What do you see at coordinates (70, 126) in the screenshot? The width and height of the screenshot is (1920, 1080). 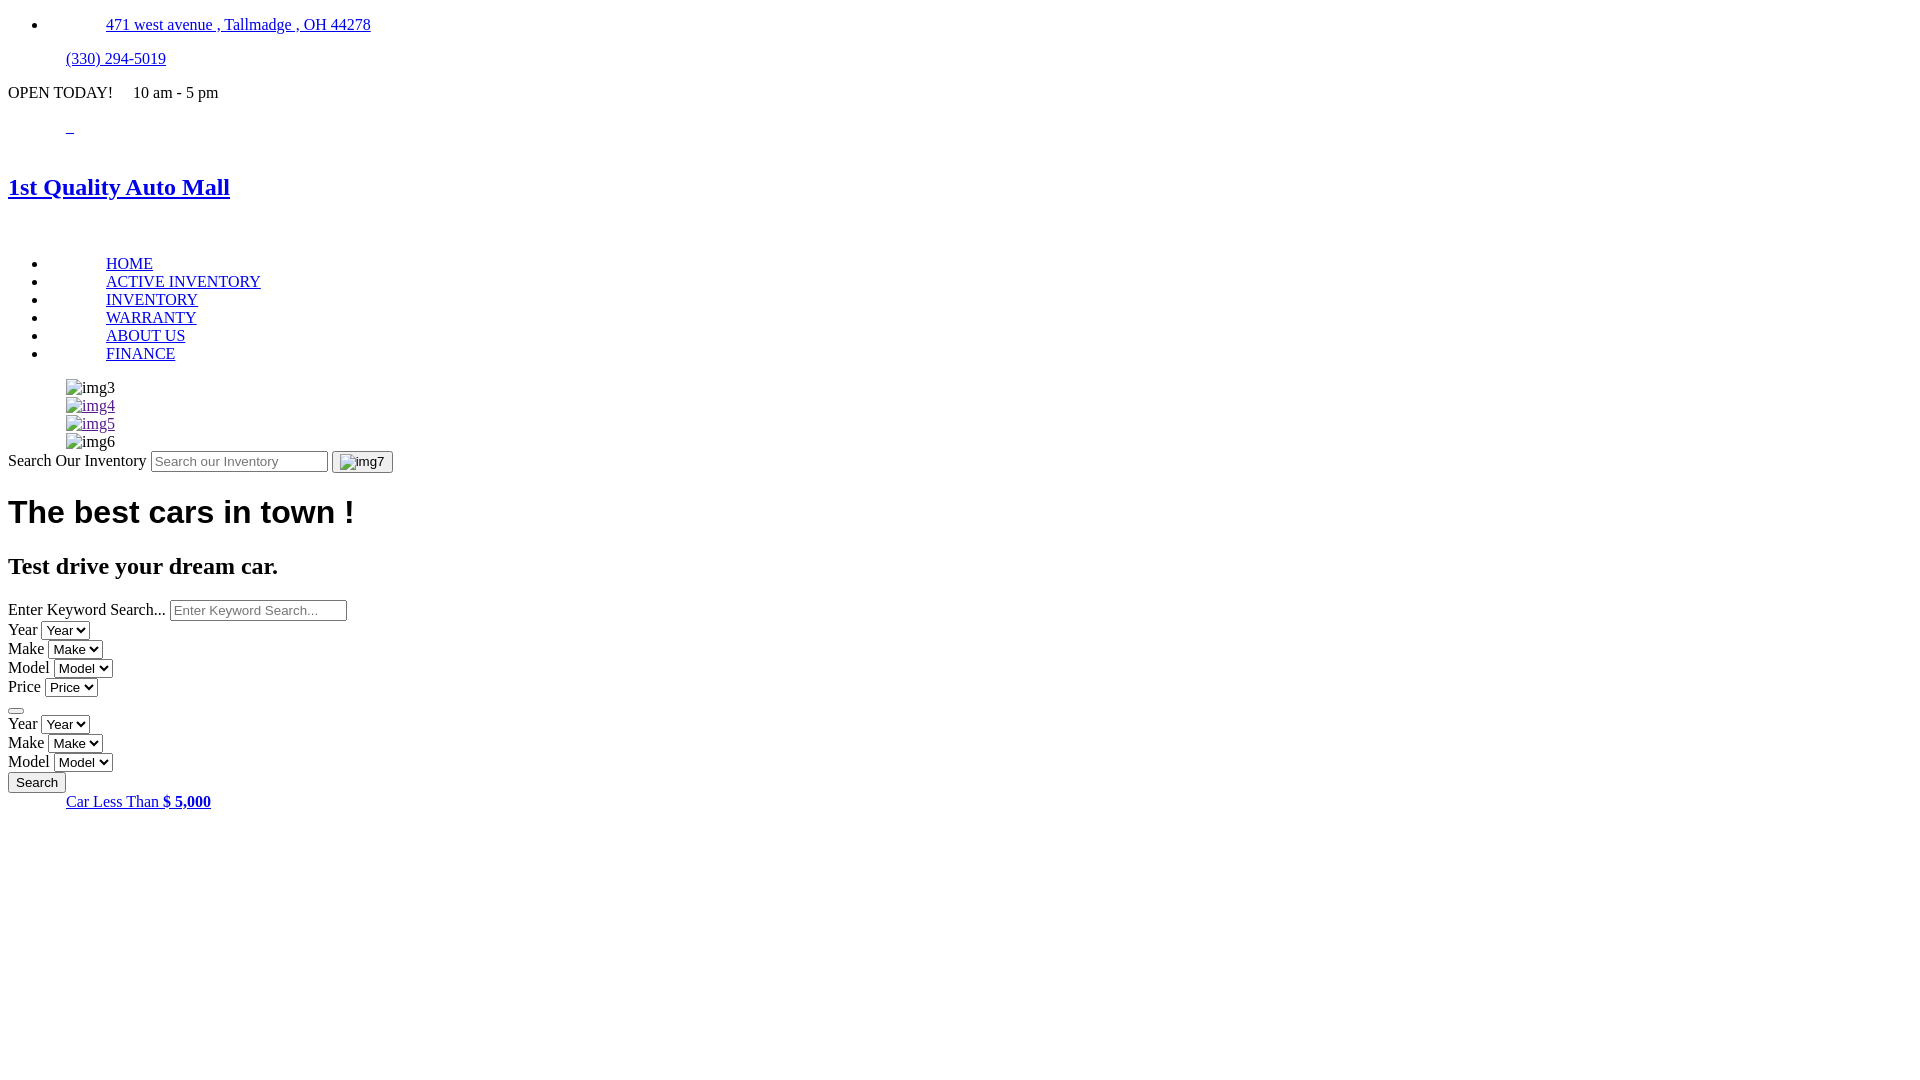 I see `'_'` at bounding box center [70, 126].